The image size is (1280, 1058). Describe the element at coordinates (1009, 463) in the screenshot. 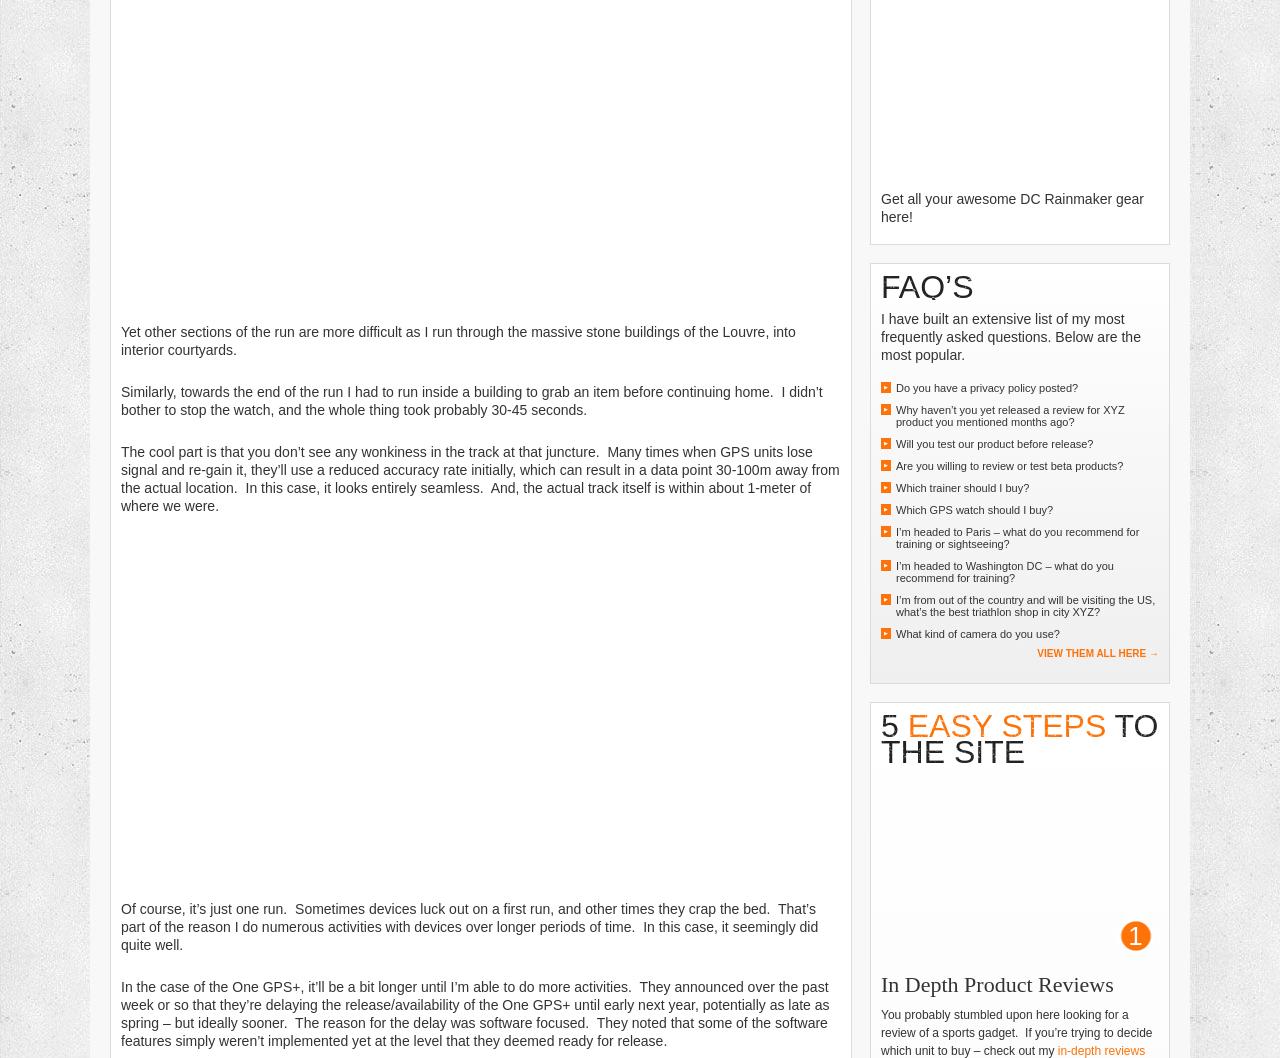

I see `'Are you willing to review or test beta products?'` at that location.